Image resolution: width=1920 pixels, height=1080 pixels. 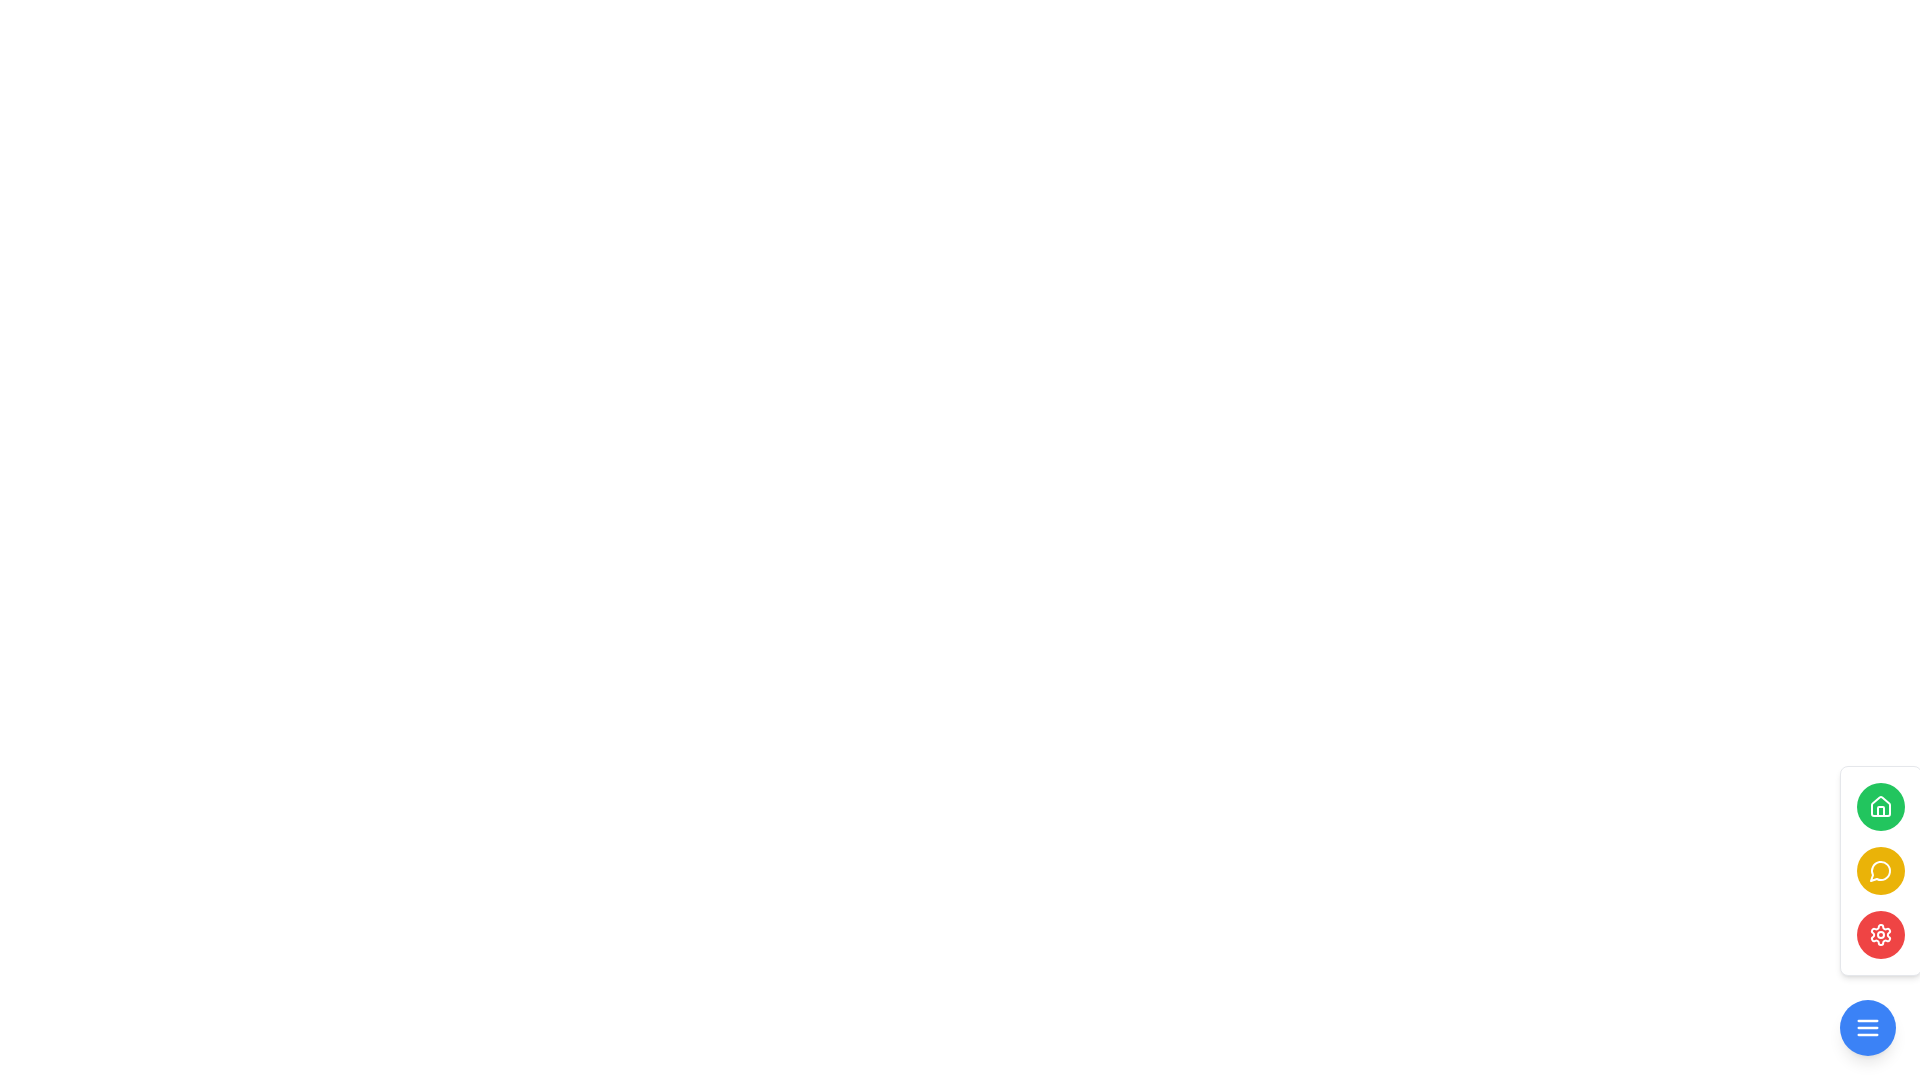 I want to click on the circular blue button with a hamburger menu icon located at the bottom right corner of the interface, so click(x=1866, y=1028).